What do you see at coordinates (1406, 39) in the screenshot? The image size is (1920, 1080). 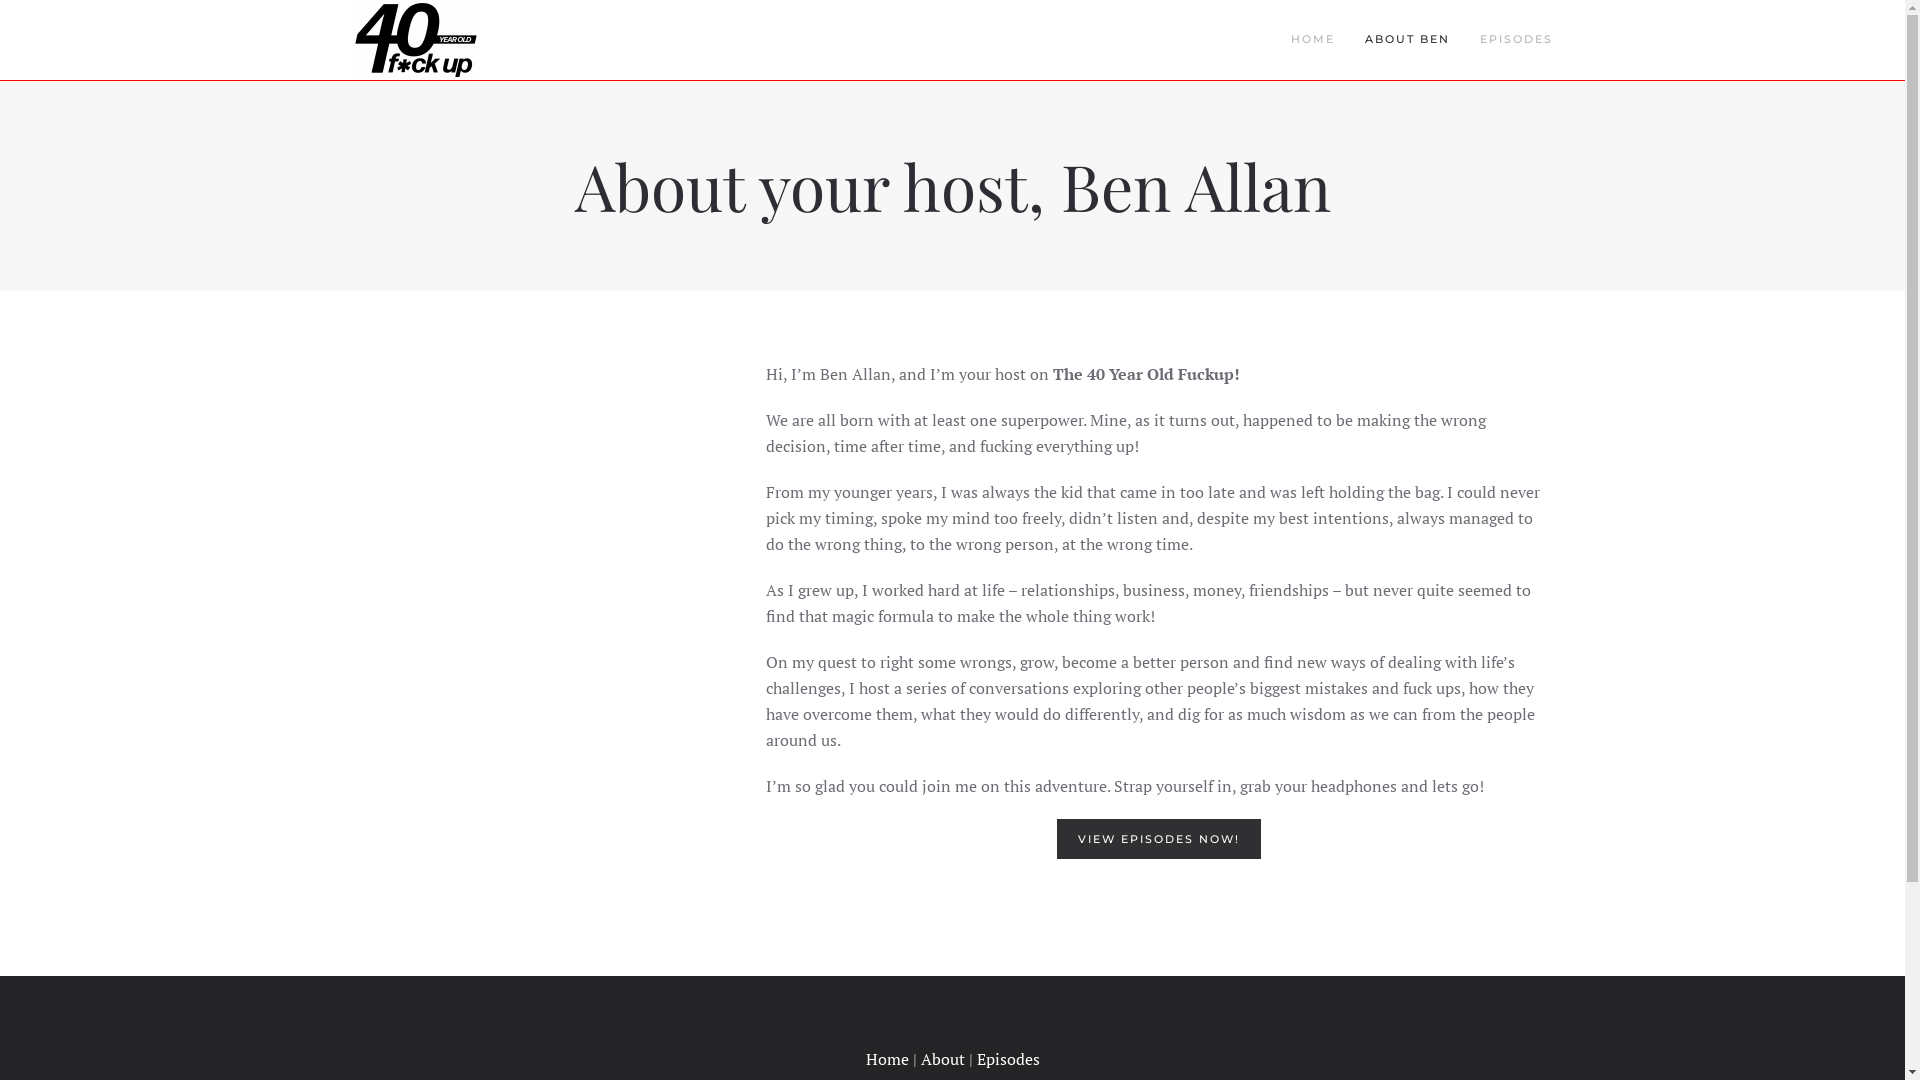 I see `'ABOUT BEN'` at bounding box center [1406, 39].